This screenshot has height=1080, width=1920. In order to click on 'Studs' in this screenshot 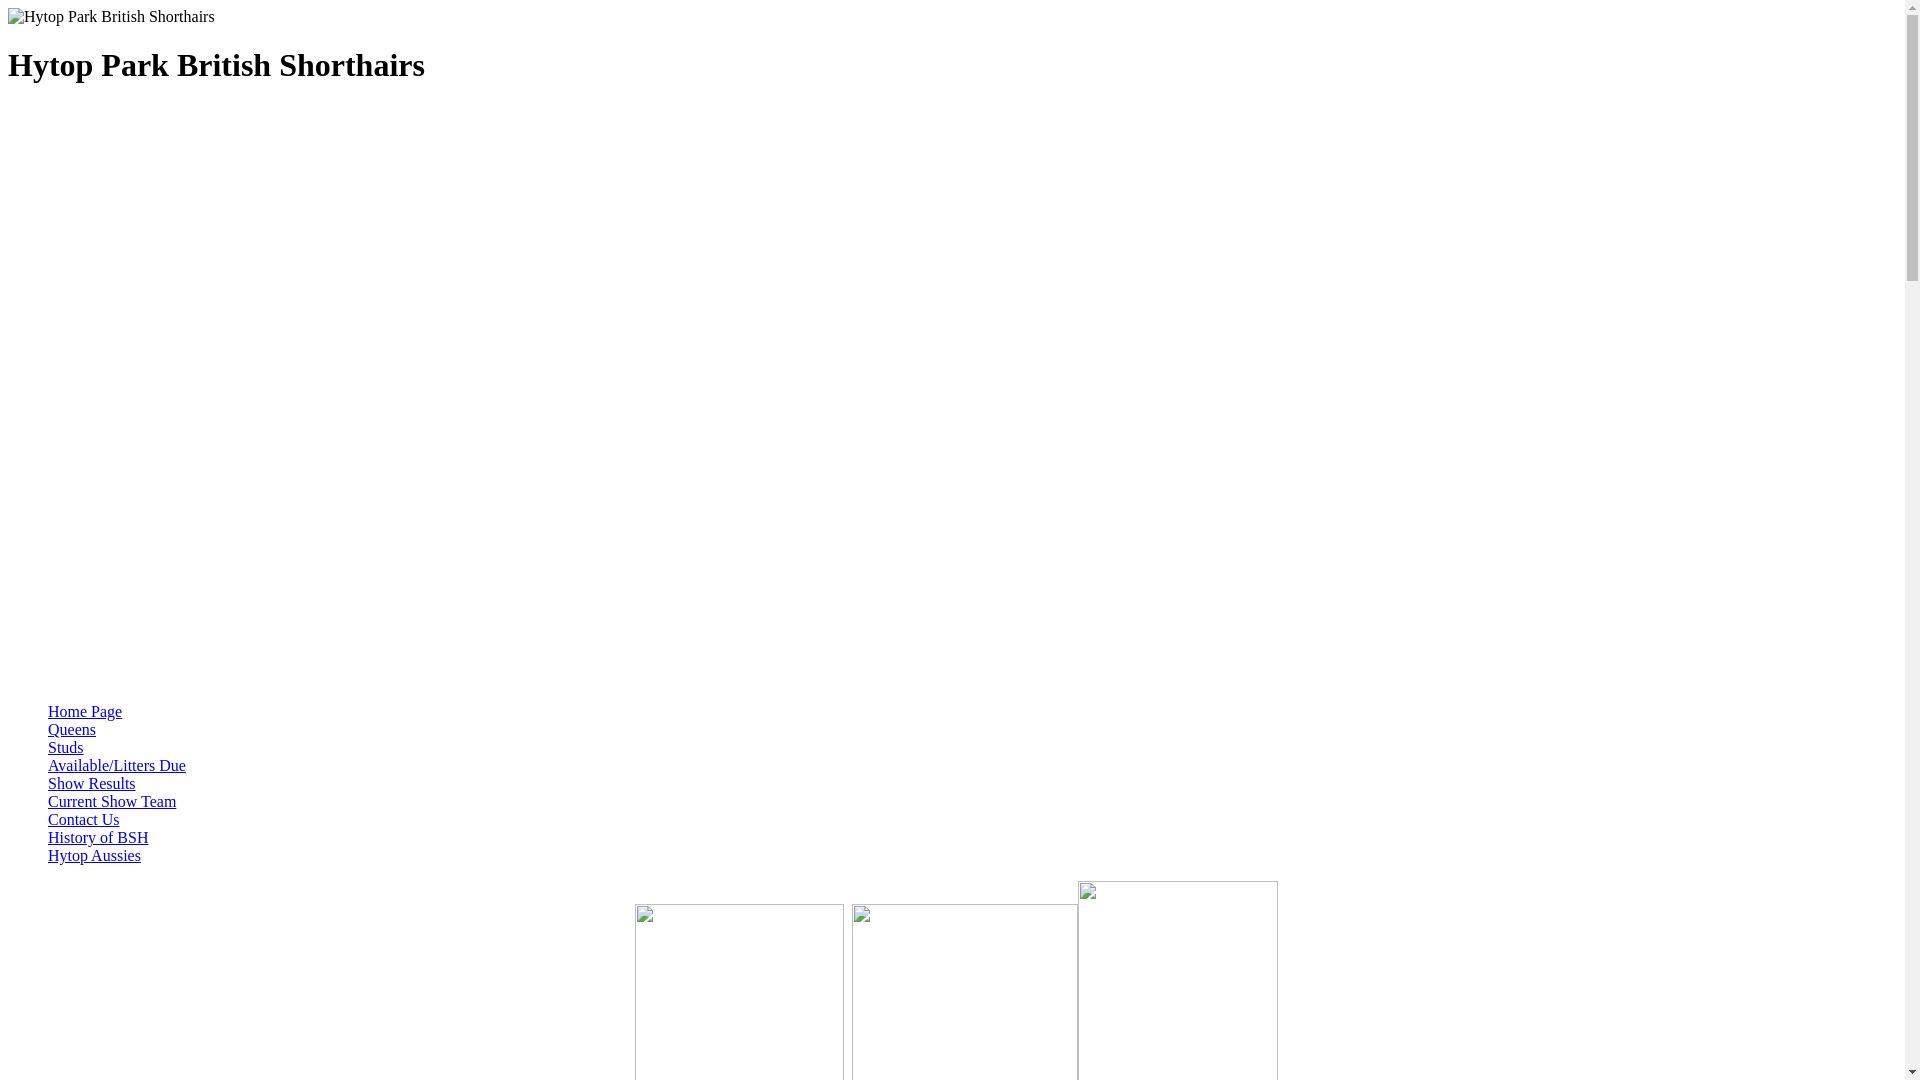, I will do `click(66, 747)`.